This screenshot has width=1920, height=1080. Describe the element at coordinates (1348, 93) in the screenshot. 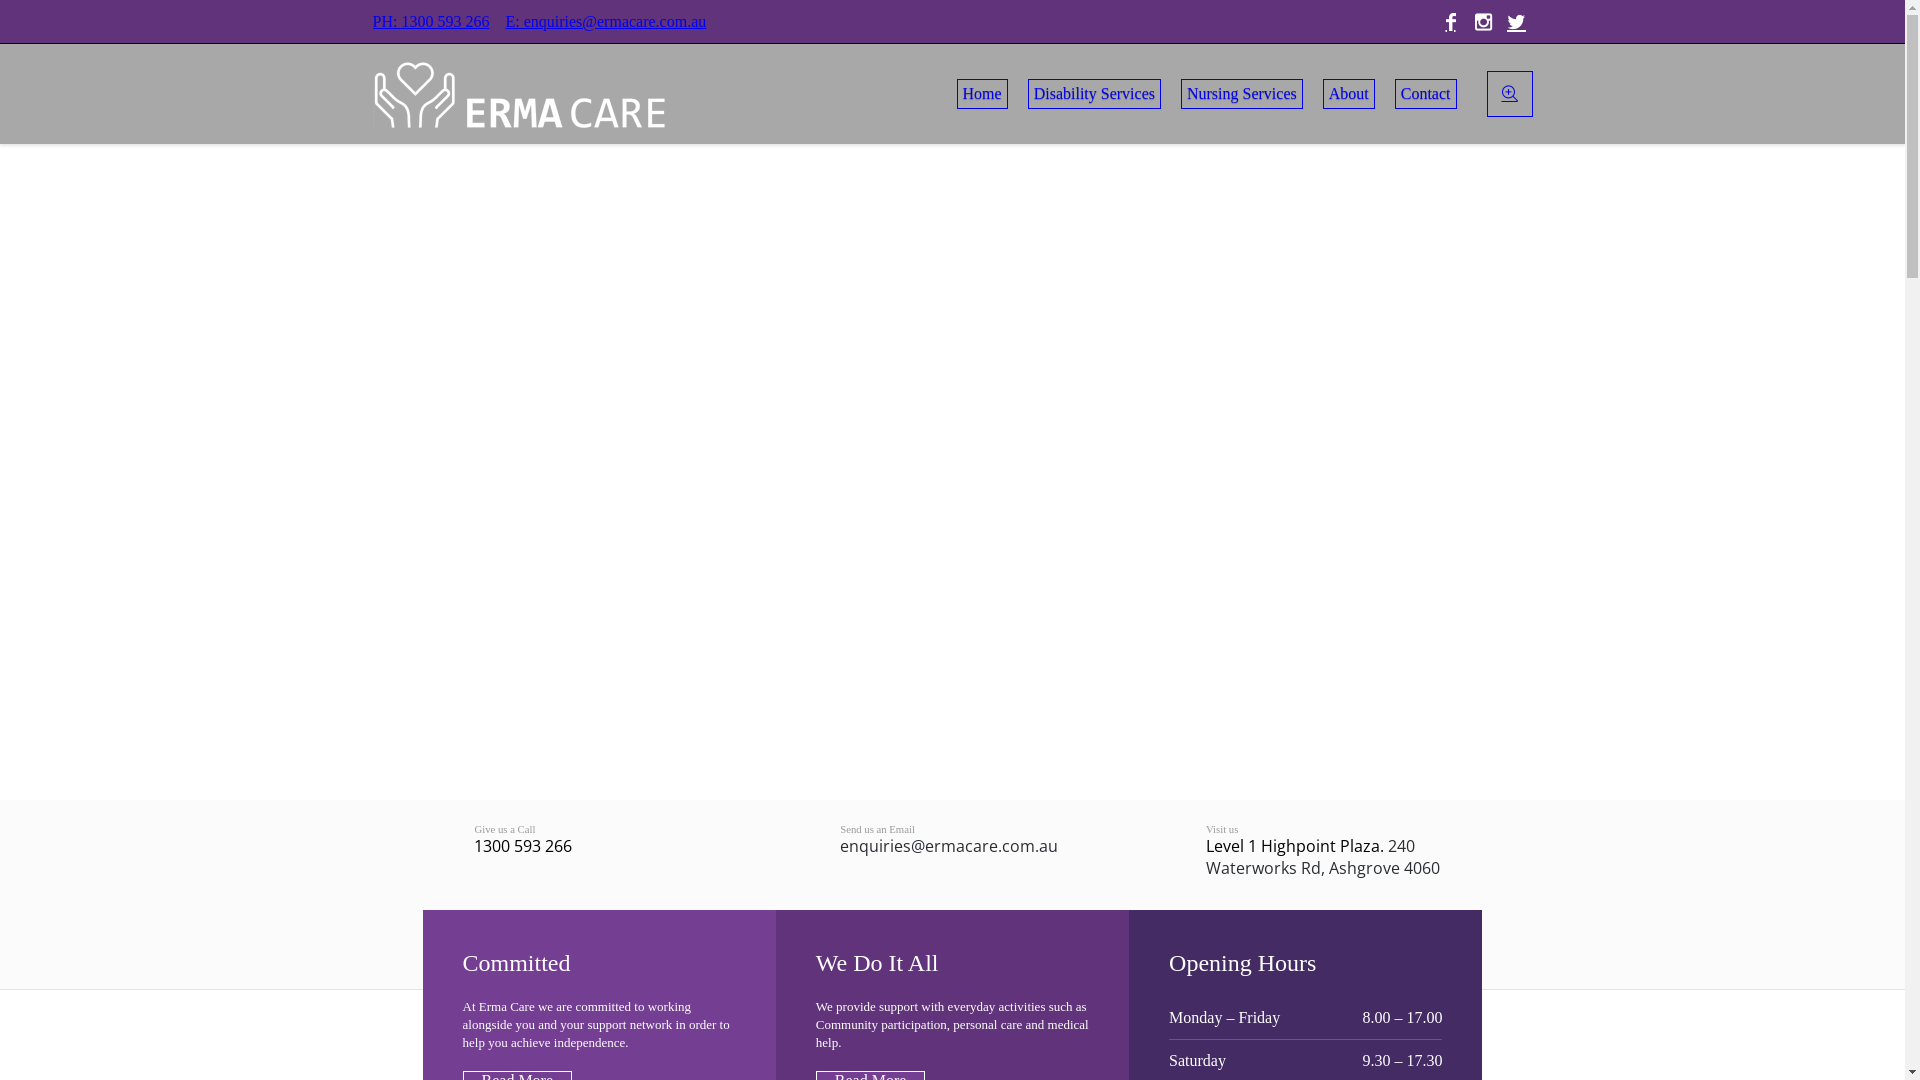

I see `'About'` at that location.